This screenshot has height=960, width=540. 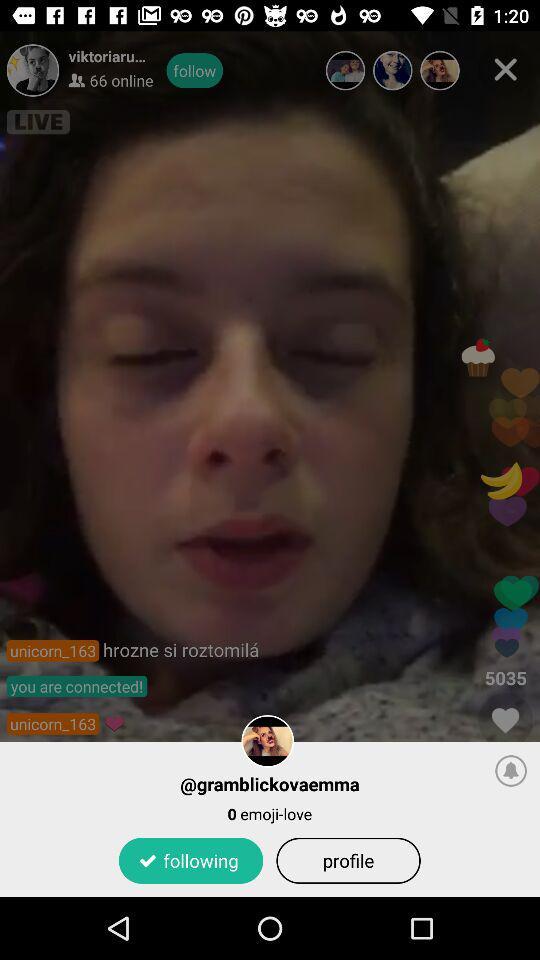 What do you see at coordinates (191, 859) in the screenshot?
I see `item next to profile` at bounding box center [191, 859].